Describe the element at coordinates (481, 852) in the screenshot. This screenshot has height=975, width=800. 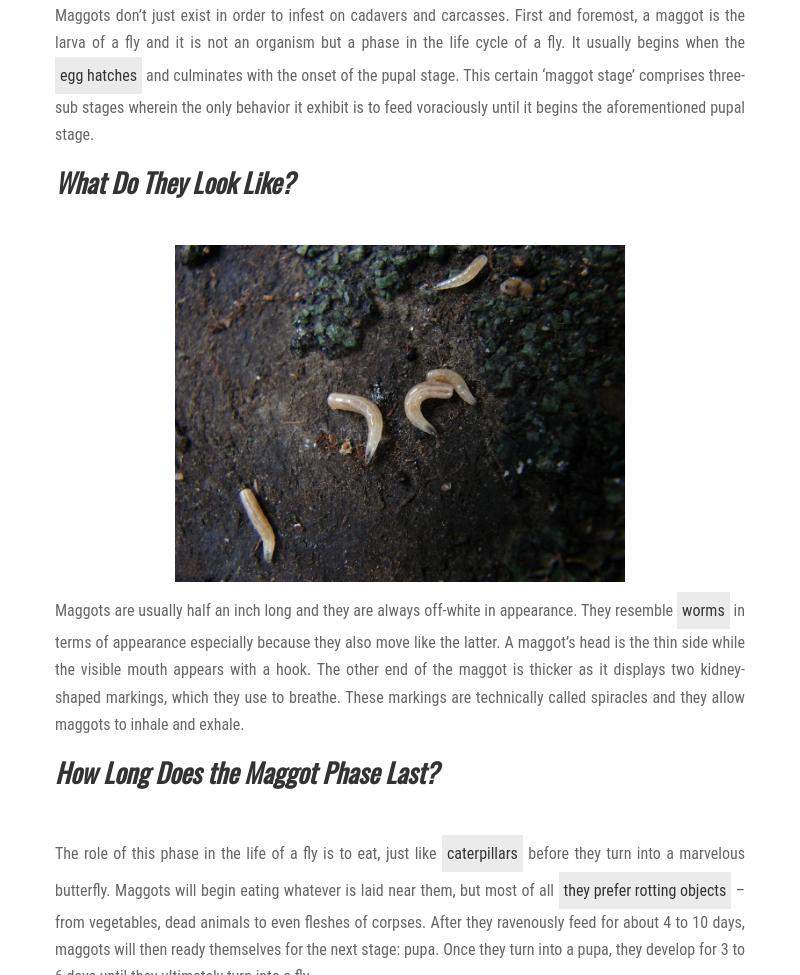
I see `'caterpillars'` at that location.